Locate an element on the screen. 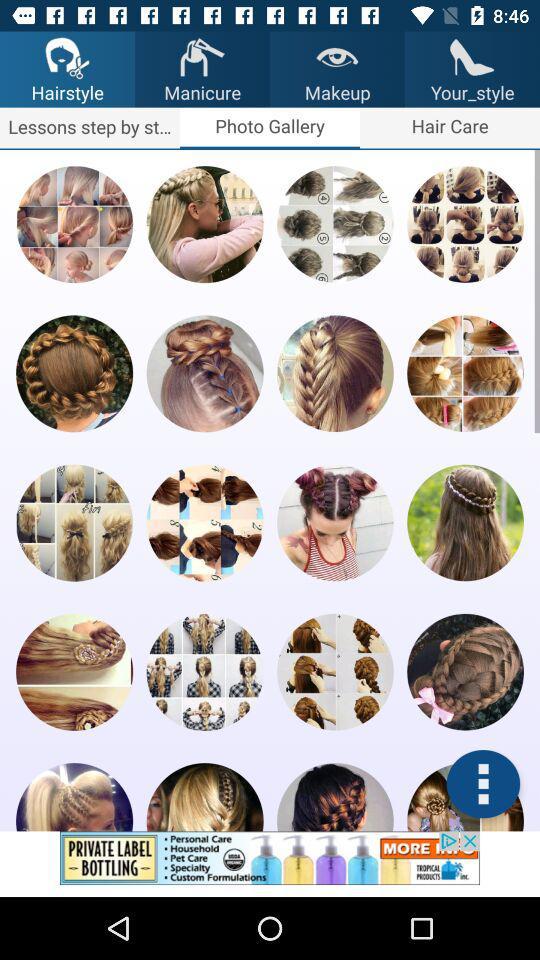 This screenshot has width=540, height=960. braid choice is located at coordinates (204, 372).